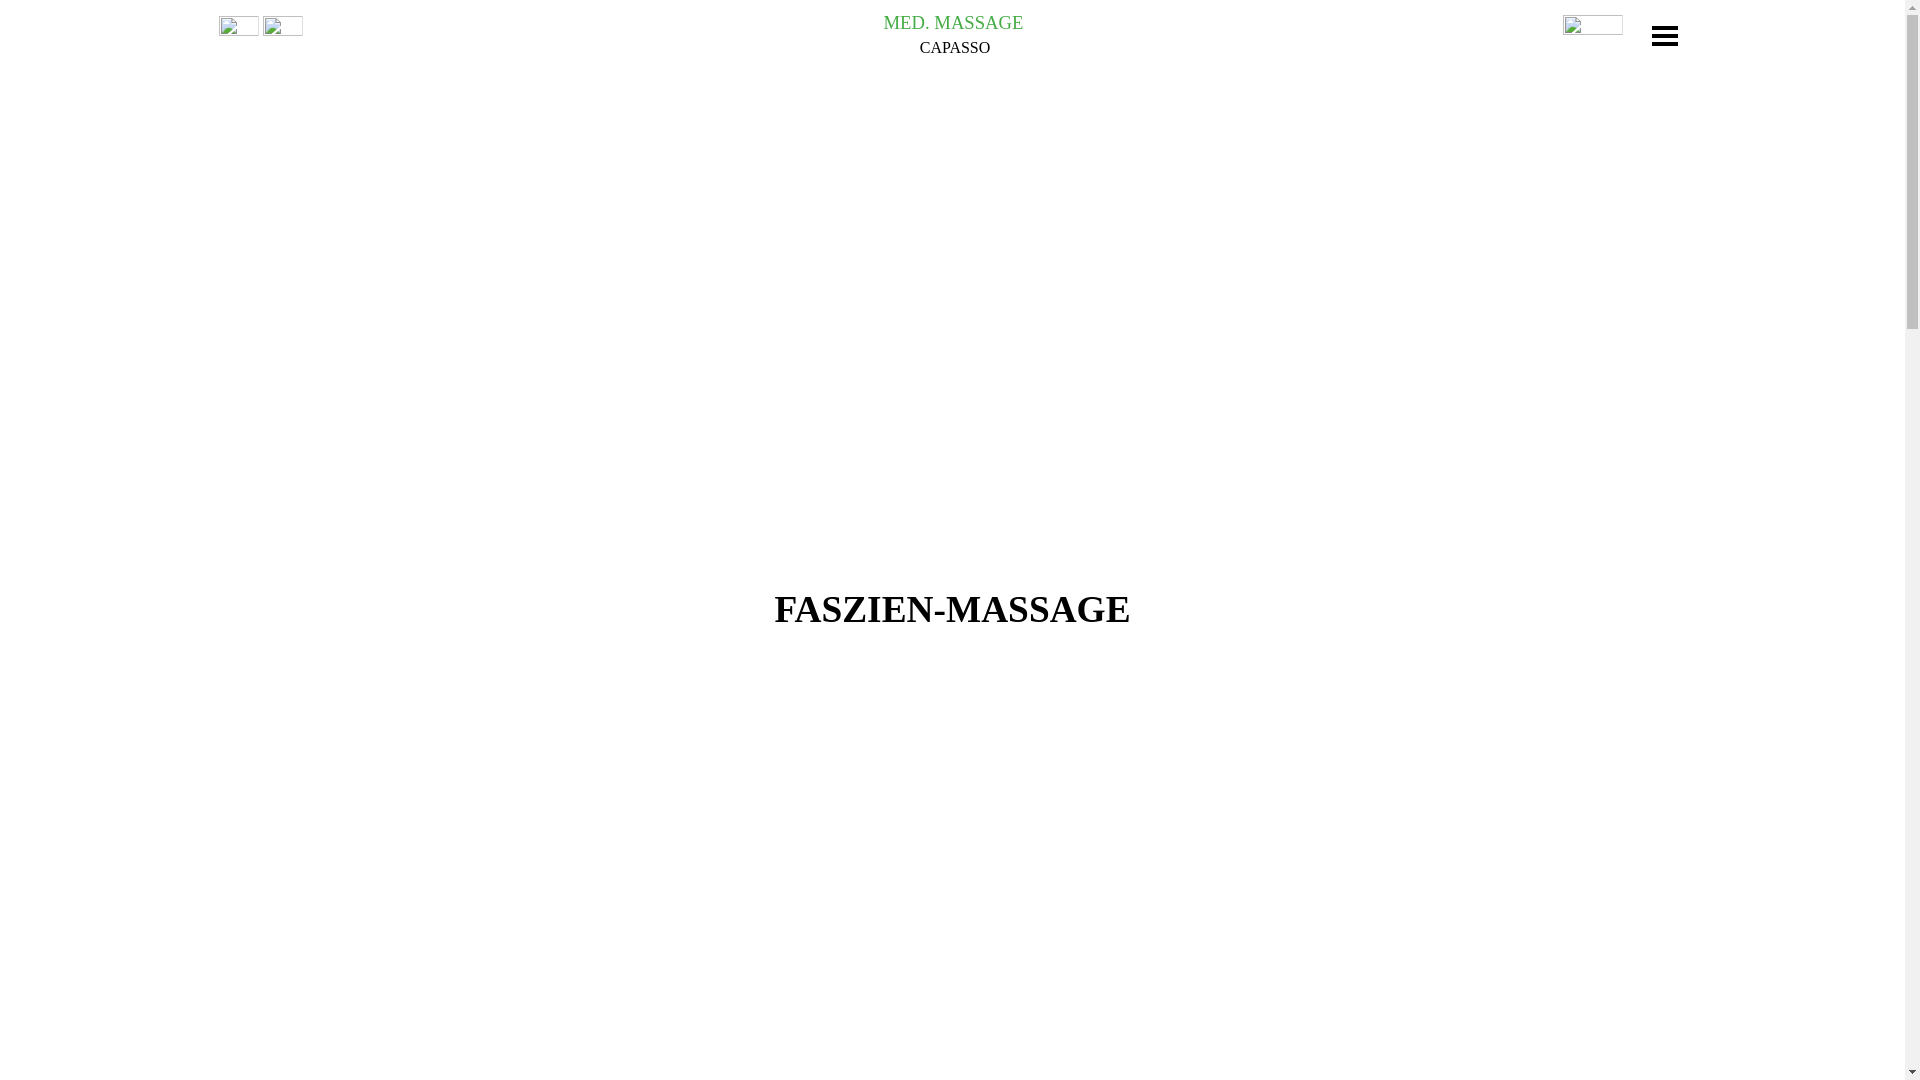 The width and height of the screenshot is (1920, 1080). I want to click on 'MED. MASSAGE', so click(953, 22).